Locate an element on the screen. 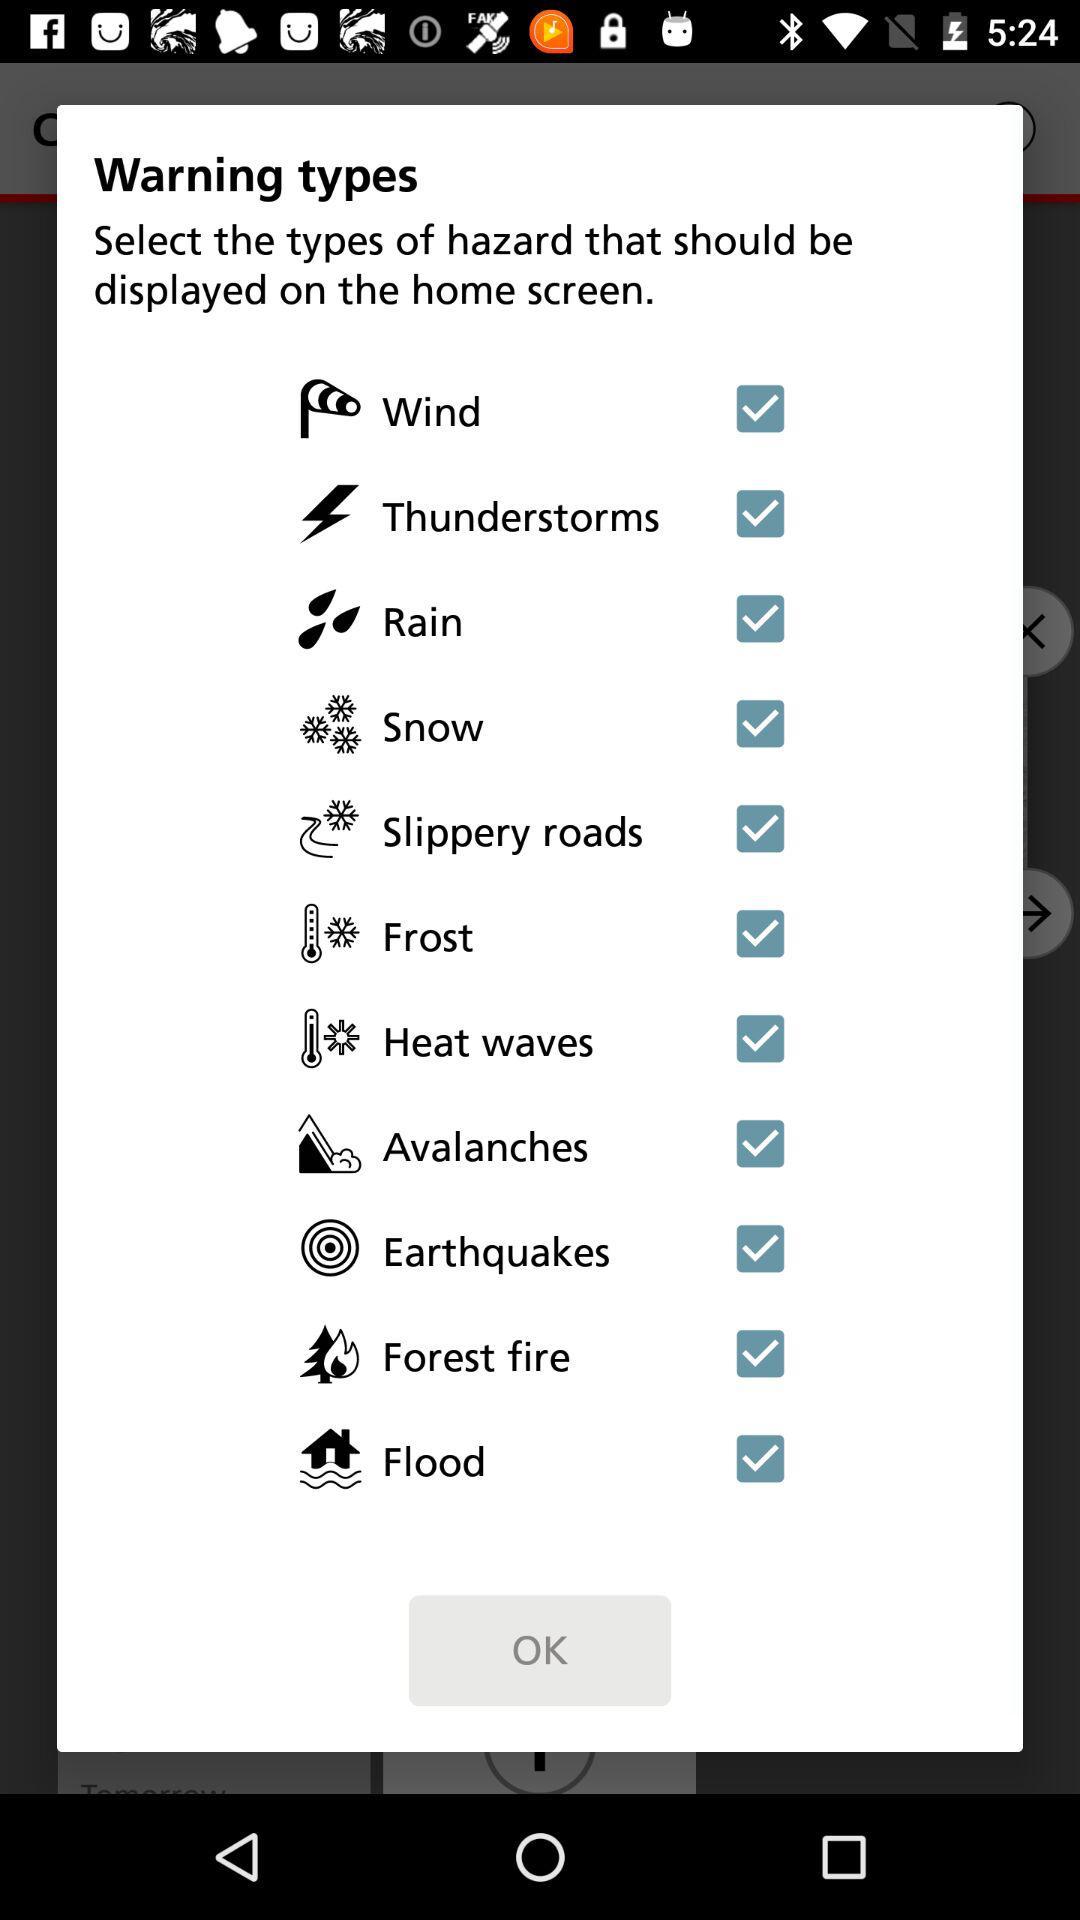  deselect option is located at coordinates (760, 617).